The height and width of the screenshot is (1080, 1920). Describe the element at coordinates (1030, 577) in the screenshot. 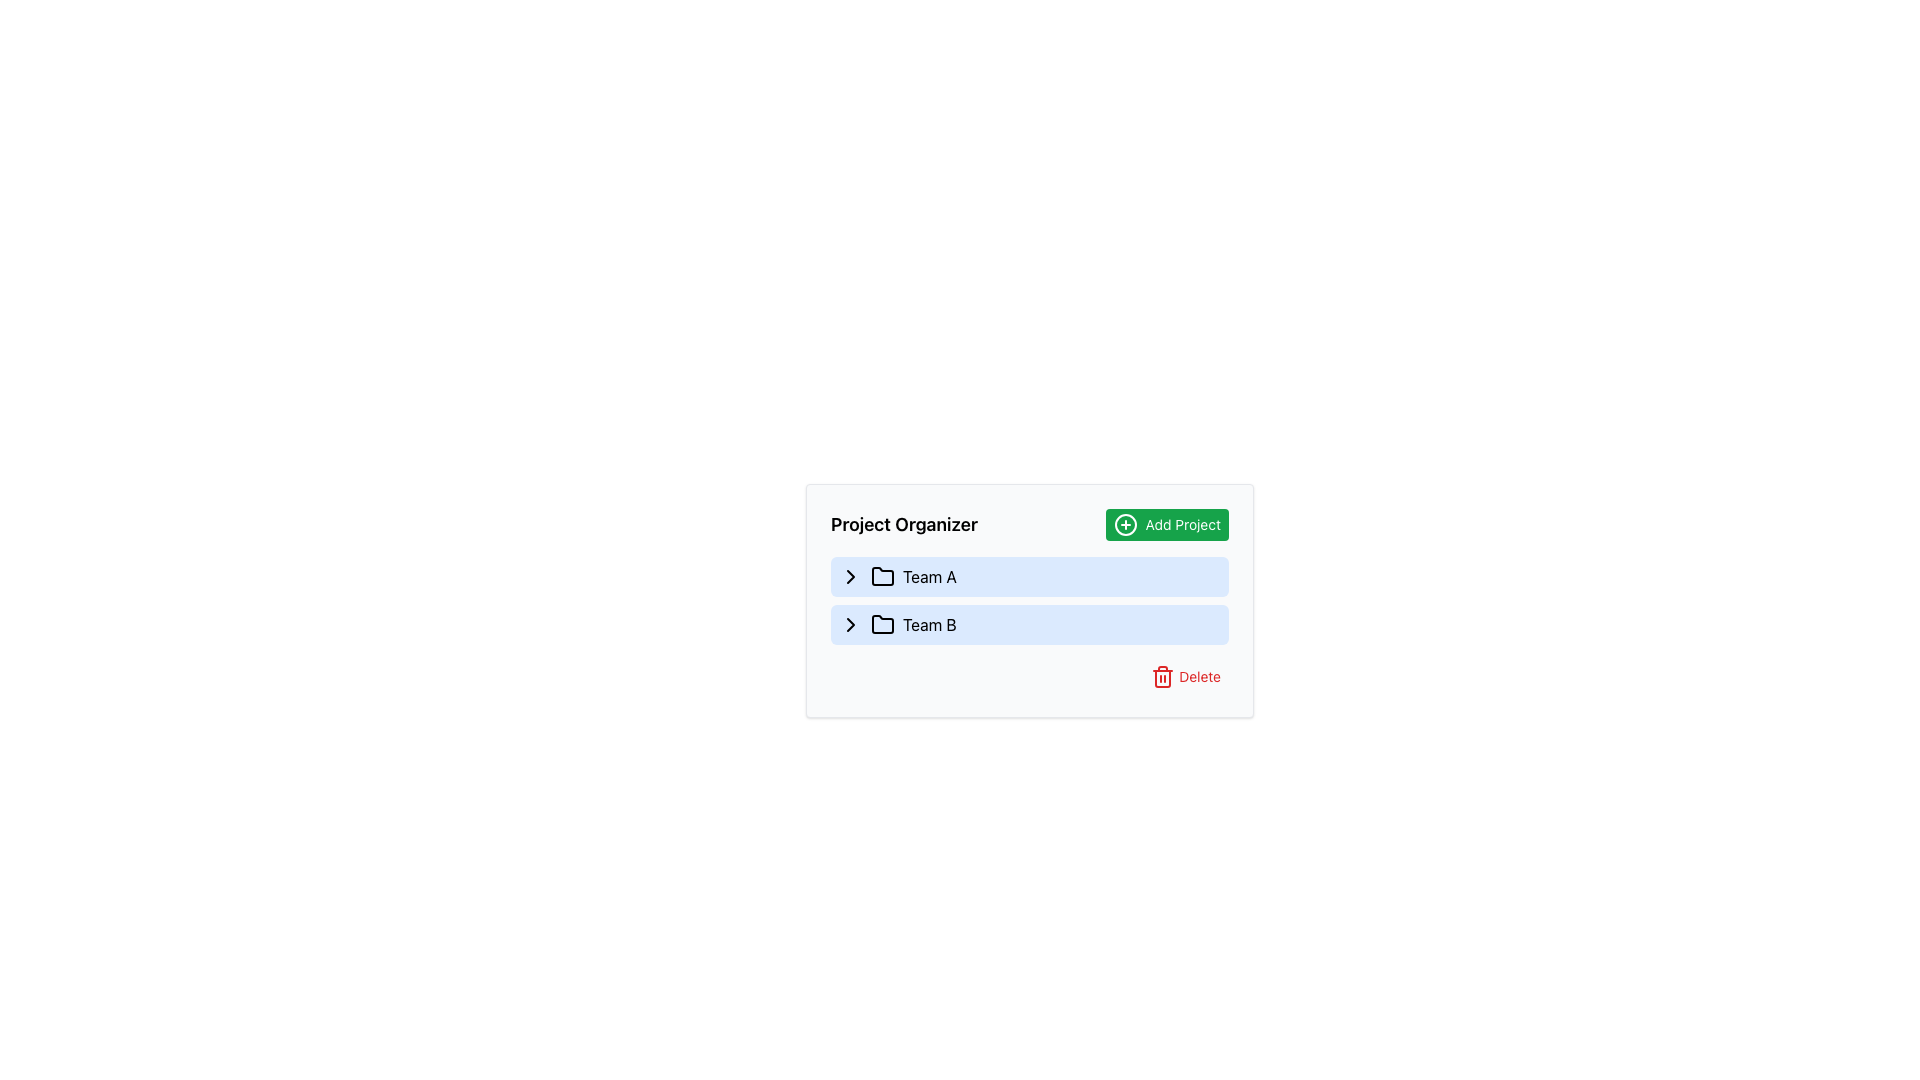

I see `the selectable item named 'Team A' in the project organizer interface` at that location.